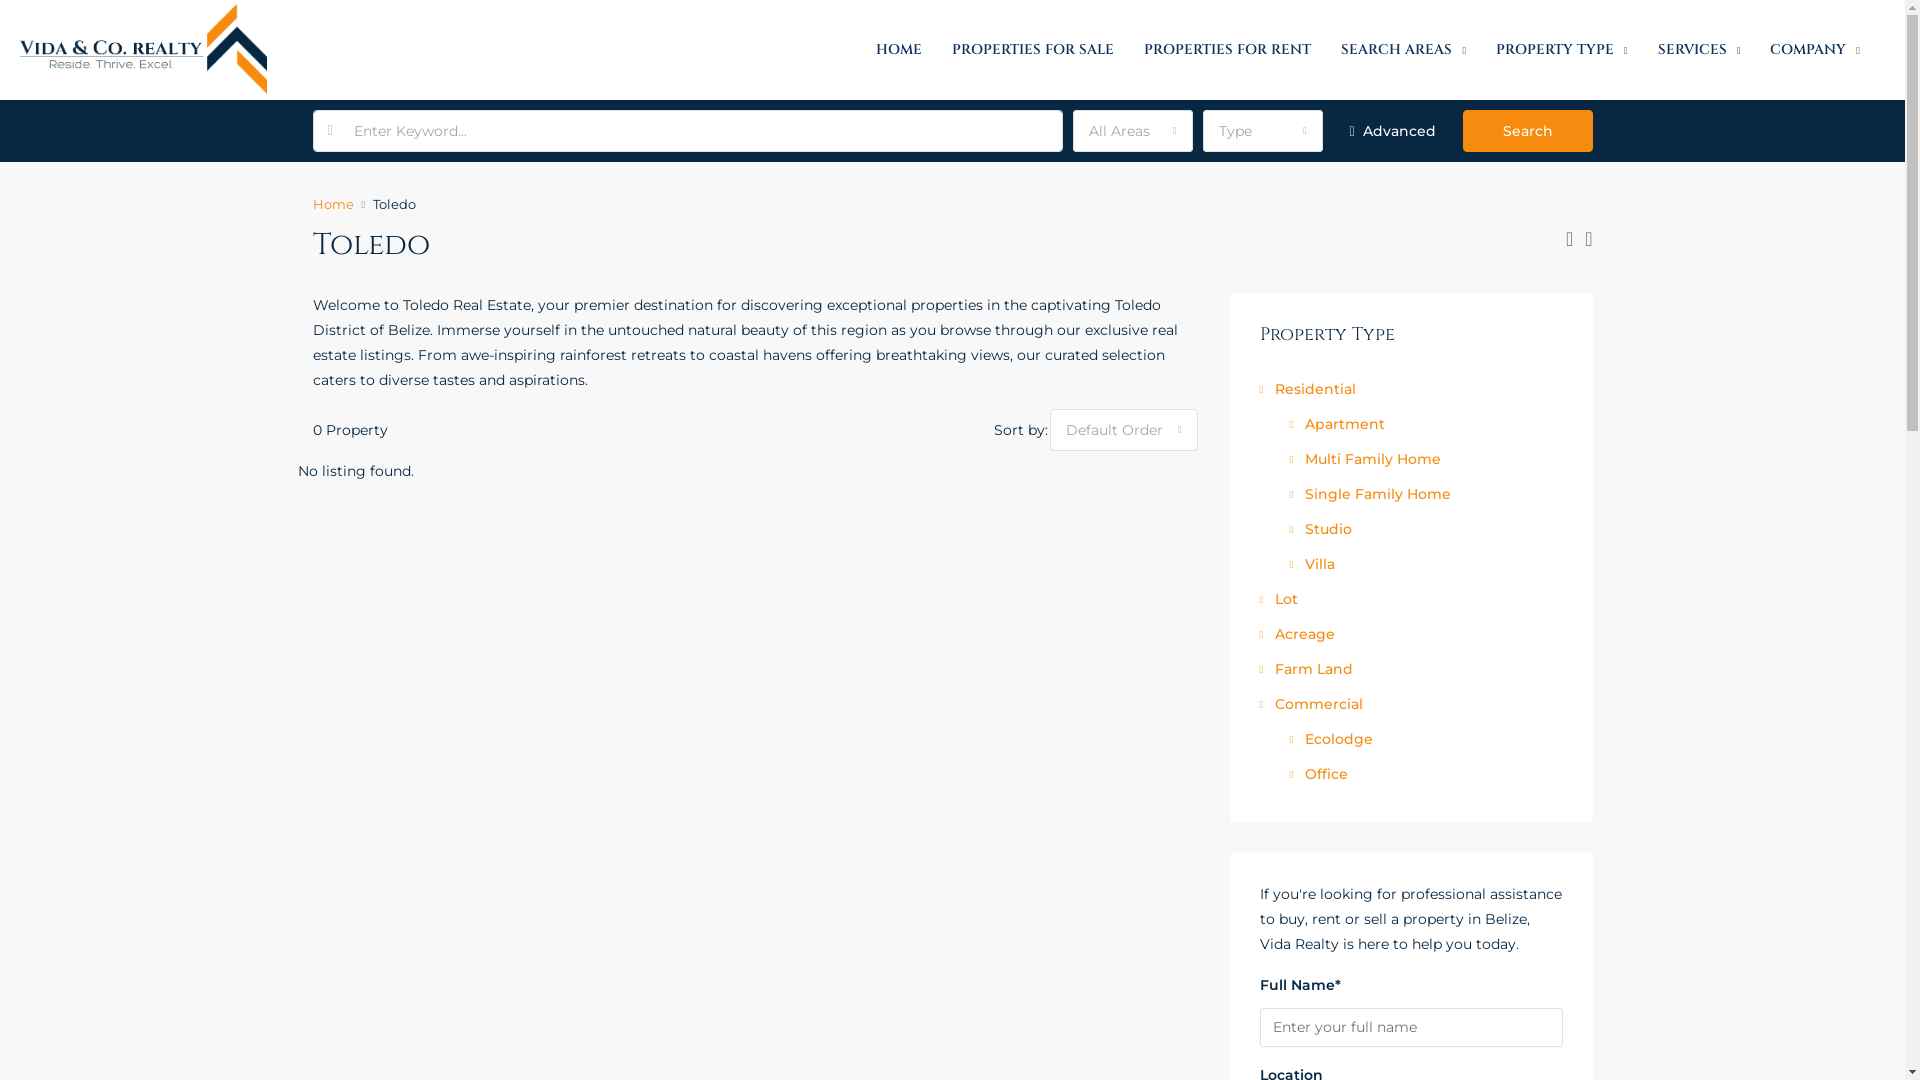 Image resolution: width=1920 pixels, height=1080 pixels. What do you see at coordinates (935, 49) in the screenshot?
I see `'PROPERTIES FOR SALE'` at bounding box center [935, 49].